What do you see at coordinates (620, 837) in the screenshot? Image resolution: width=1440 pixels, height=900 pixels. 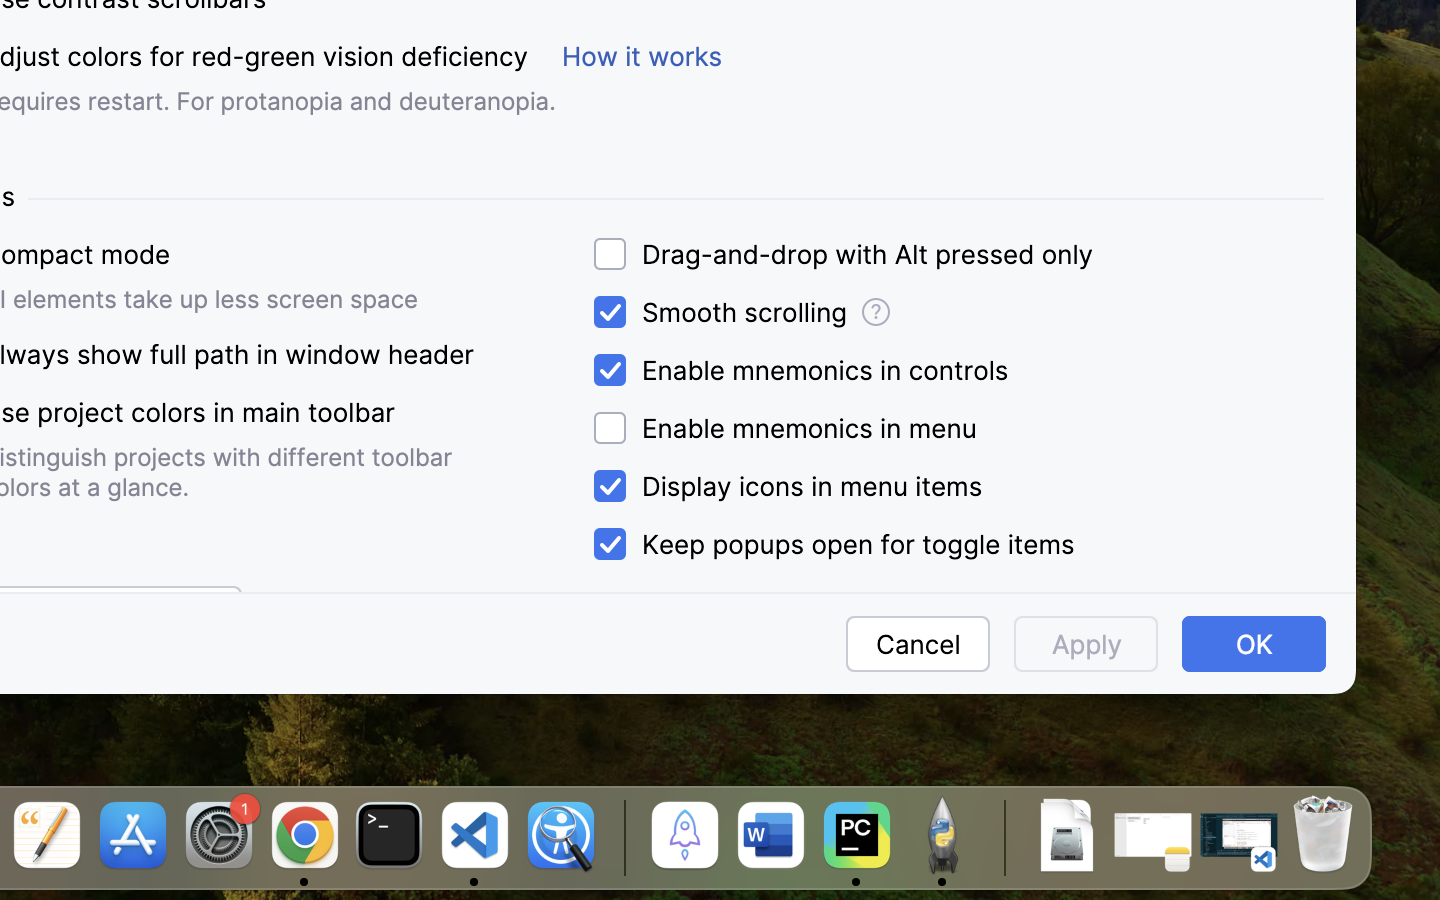 I see `'0.4285714328289032'` at bounding box center [620, 837].